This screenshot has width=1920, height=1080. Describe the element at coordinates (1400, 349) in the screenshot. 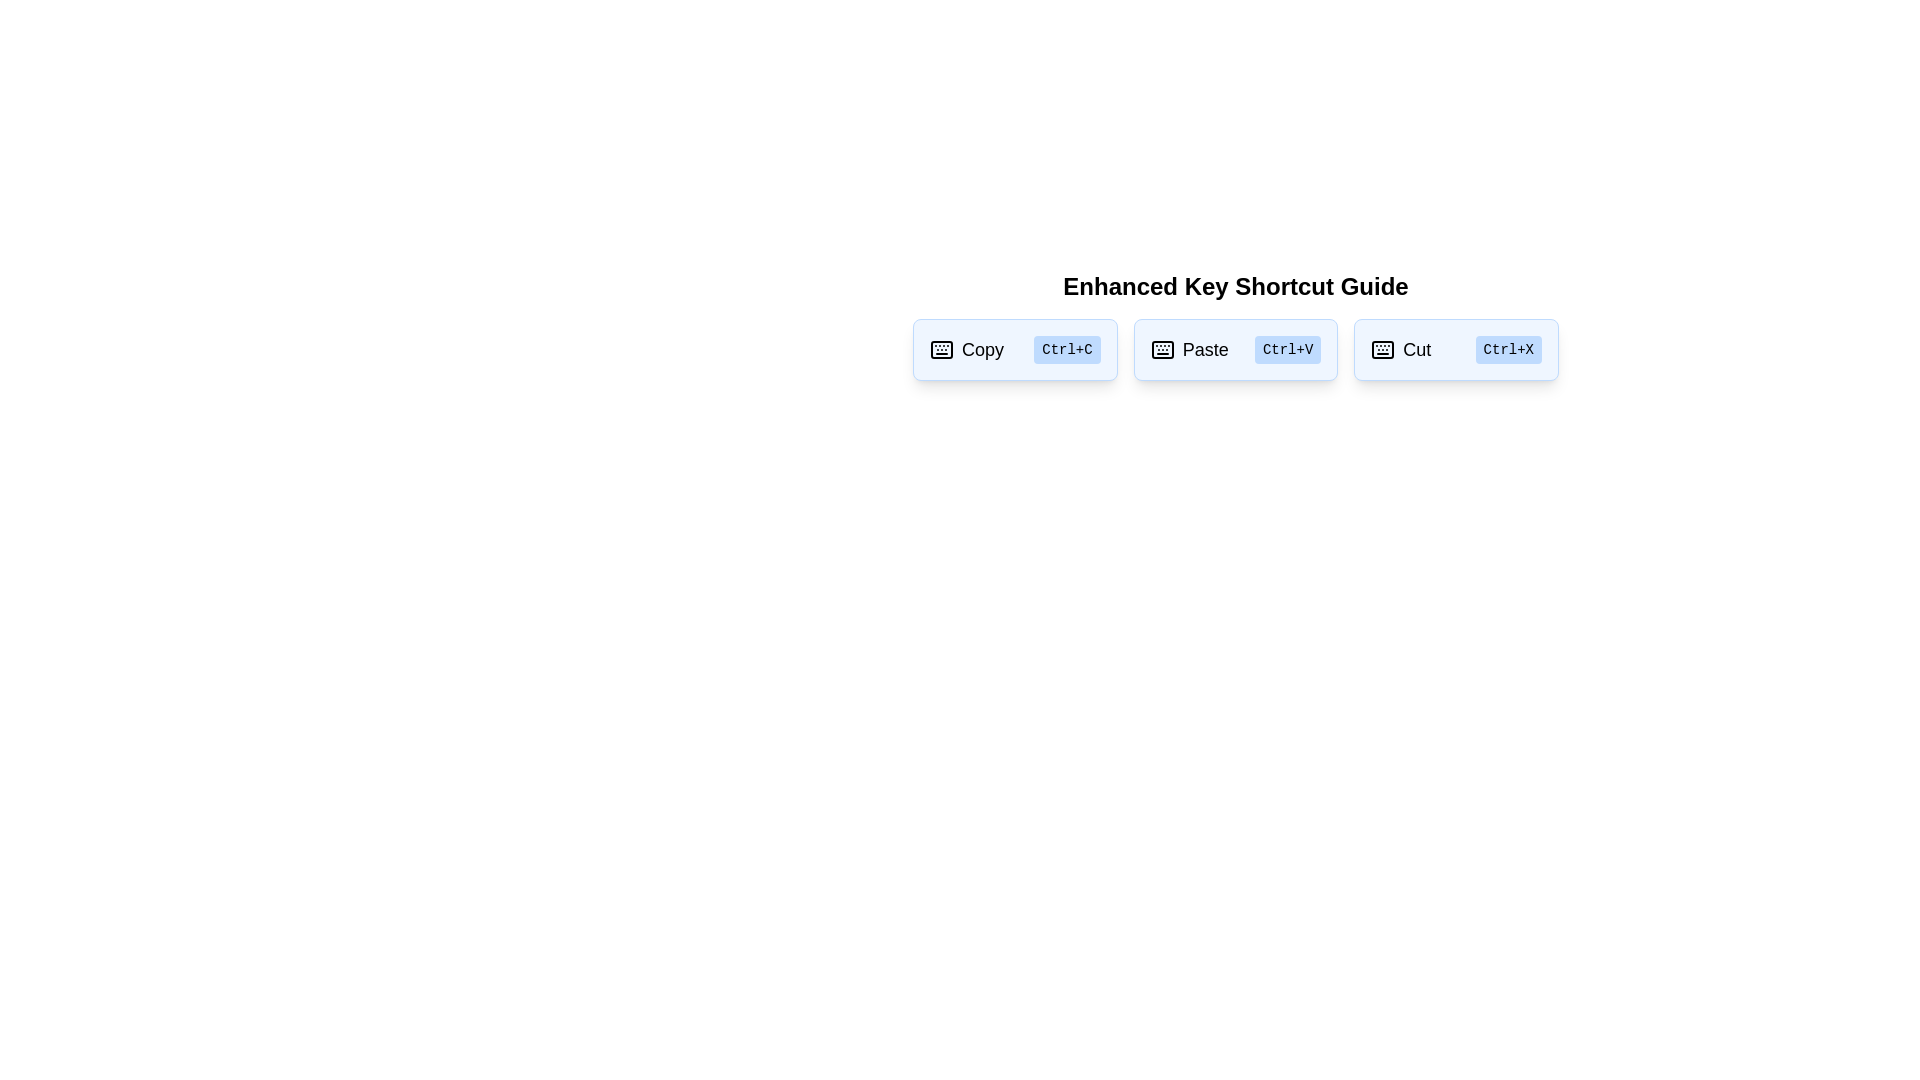

I see `the 'Cut' interactive label with an icon and text, which indicates the 'Ctrl+X' keyboard shortcut` at that location.